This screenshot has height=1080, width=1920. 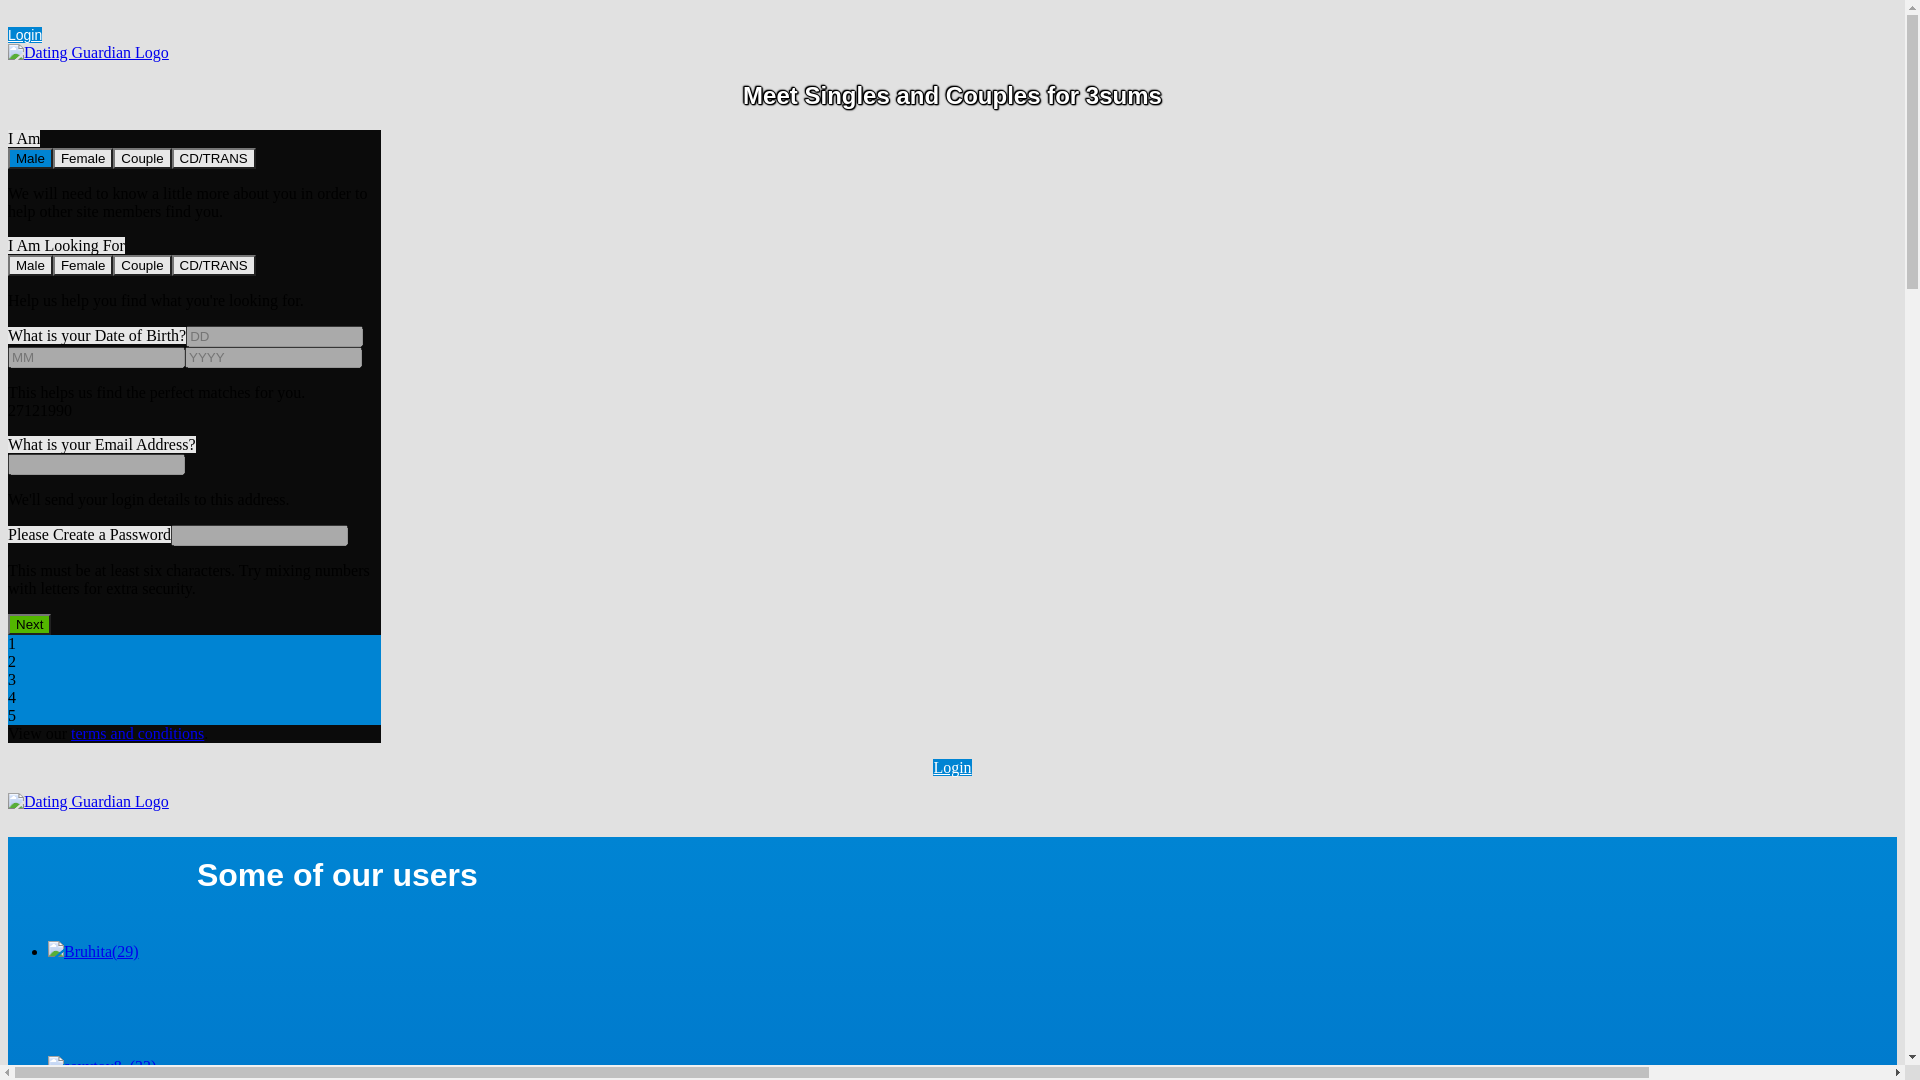 What do you see at coordinates (112, 157) in the screenshot?
I see `'Couple'` at bounding box center [112, 157].